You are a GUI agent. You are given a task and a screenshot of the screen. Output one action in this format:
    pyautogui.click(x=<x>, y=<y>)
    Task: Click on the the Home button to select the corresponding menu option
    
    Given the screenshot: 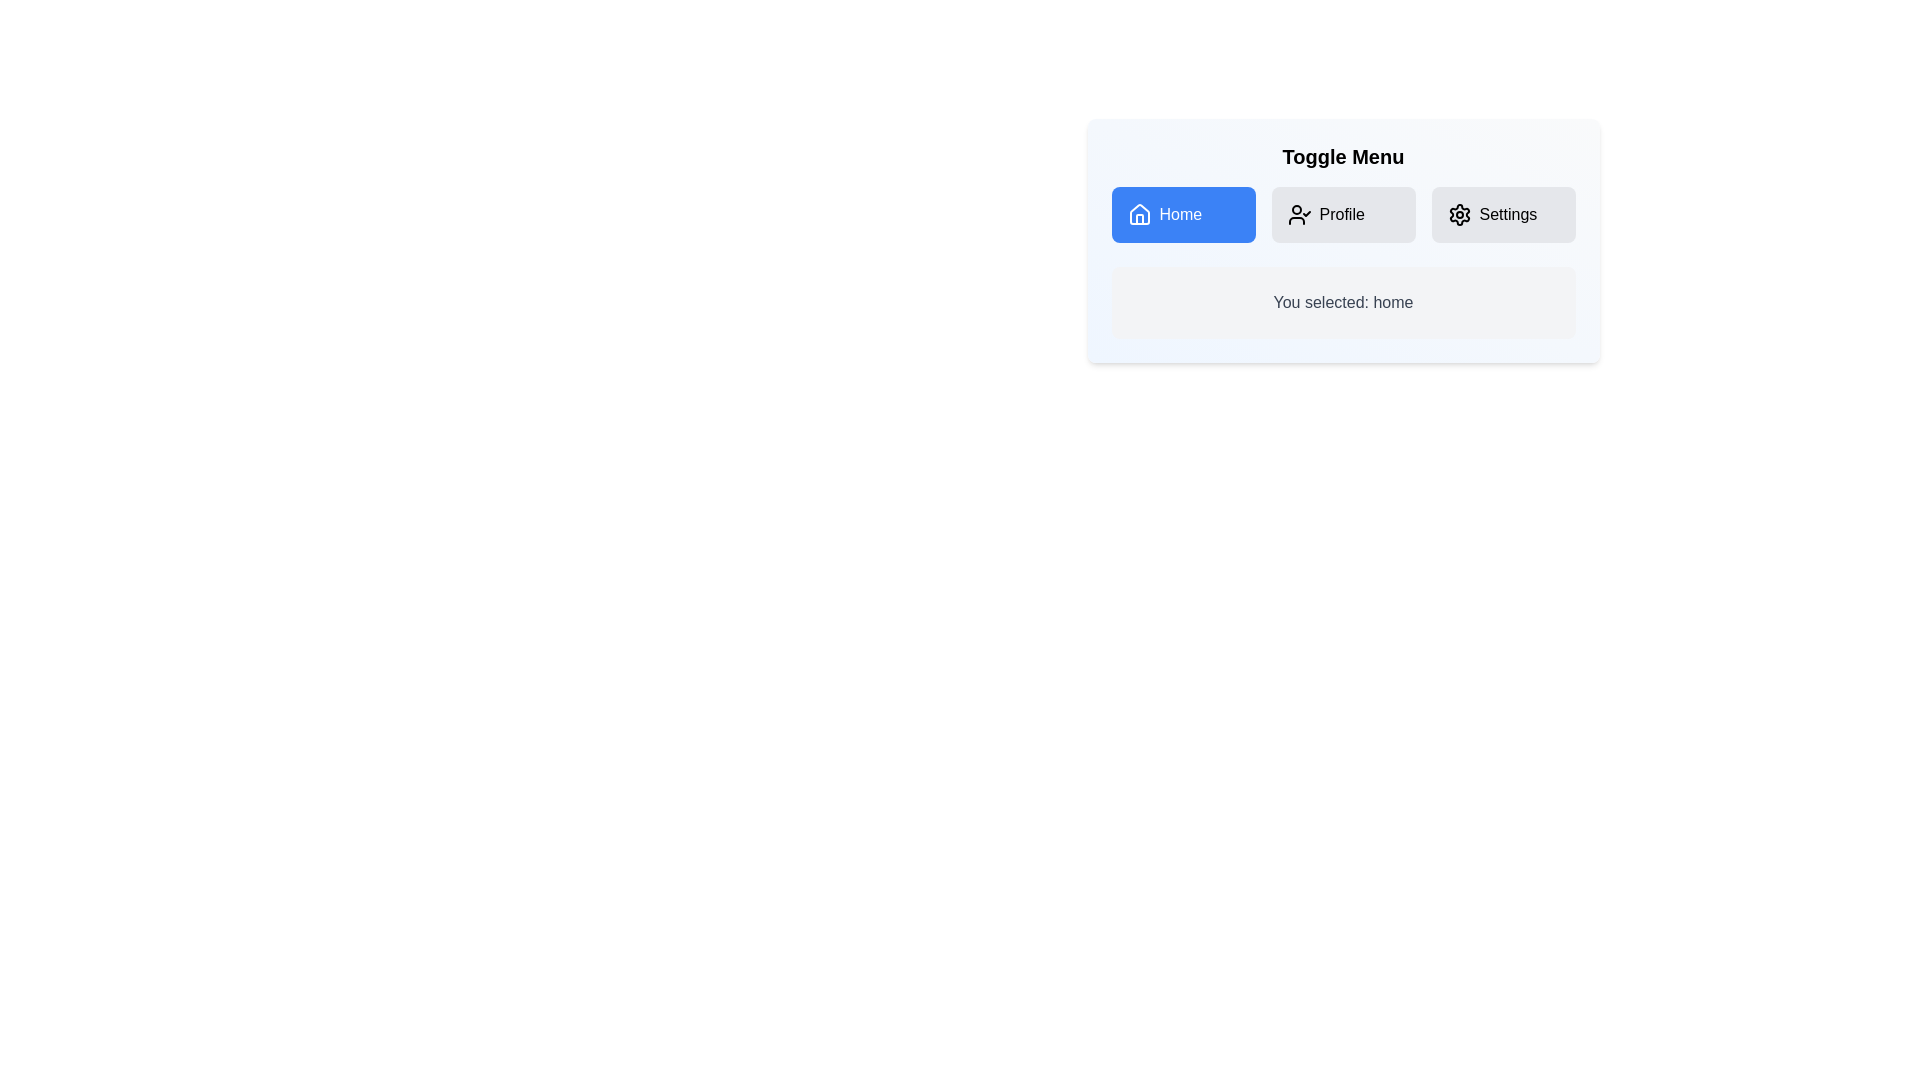 What is the action you would take?
    pyautogui.click(x=1183, y=215)
    